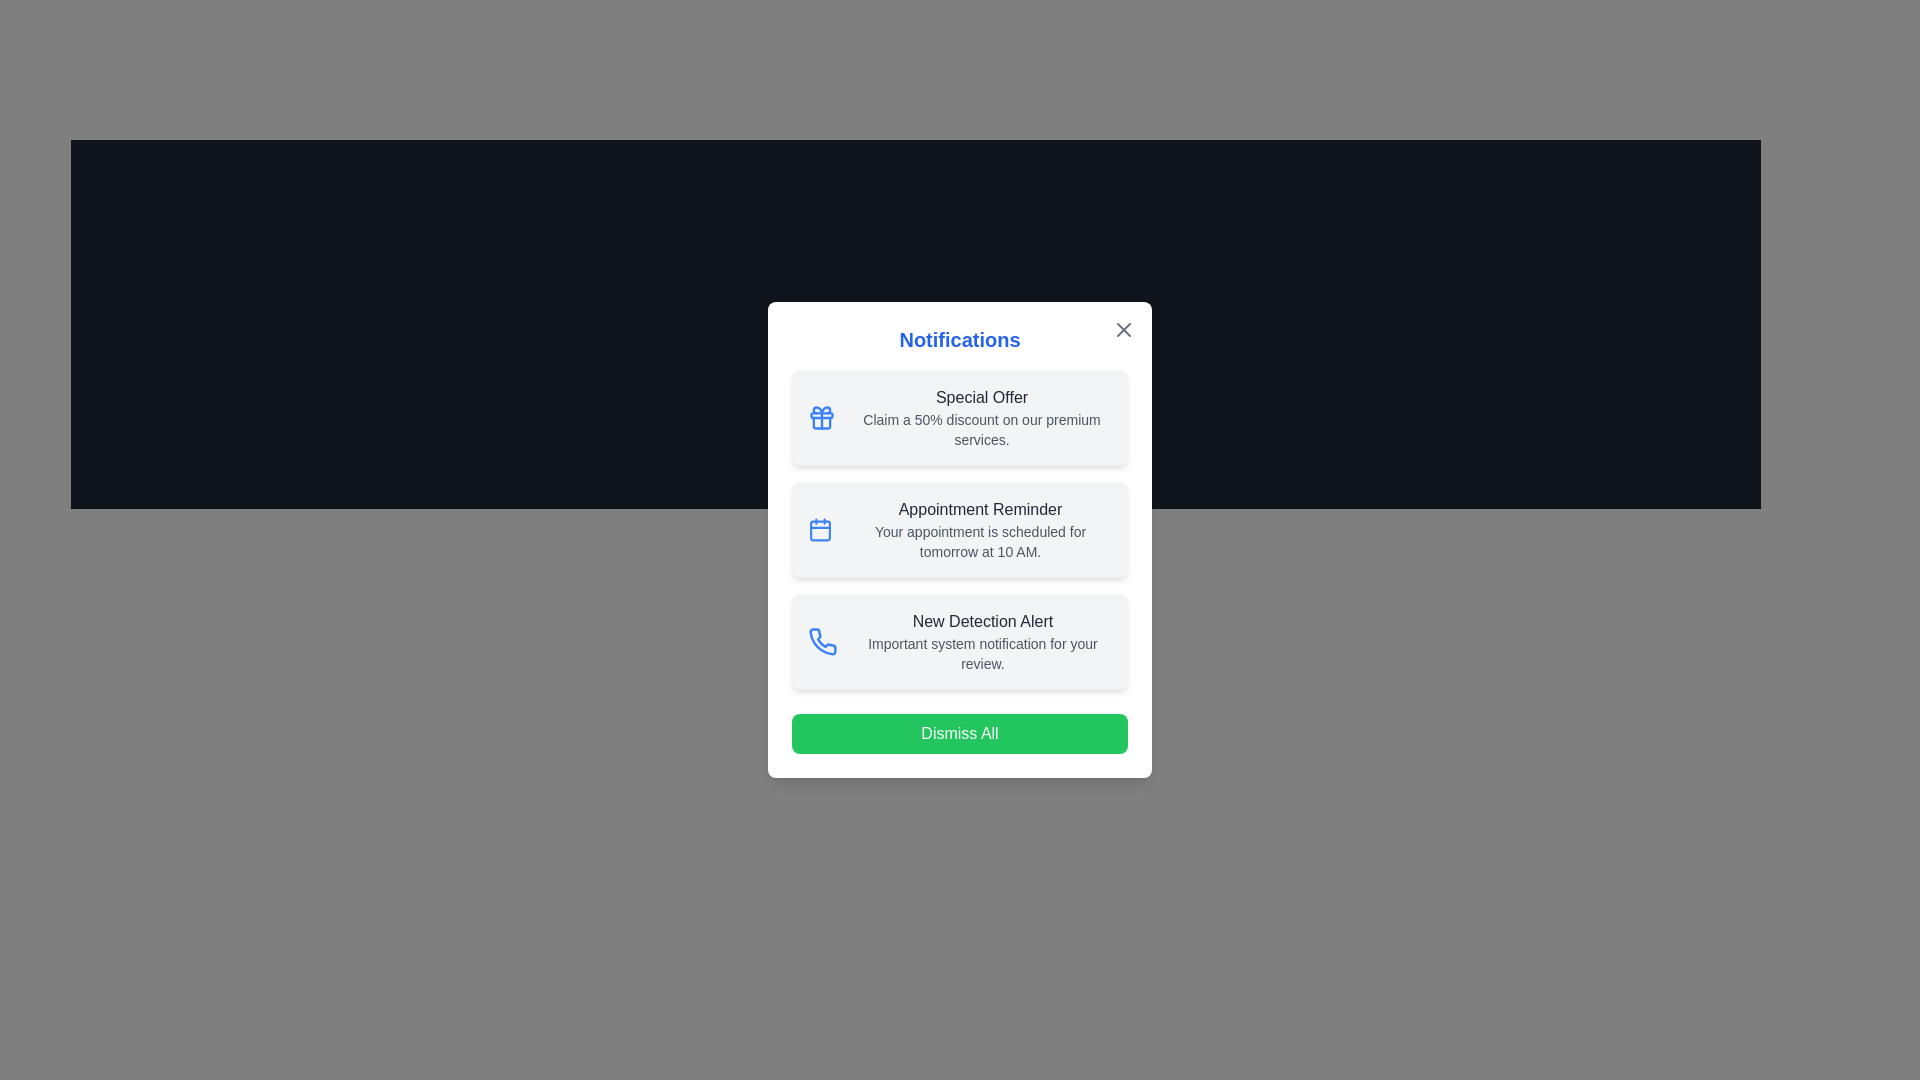 This screenshot has width=1920, height=1080. I want to click on the Decorative bar within the gift icon that is styled with a blue hue, located to the left of the 'Special Offer' notification card, so click(821, 414).